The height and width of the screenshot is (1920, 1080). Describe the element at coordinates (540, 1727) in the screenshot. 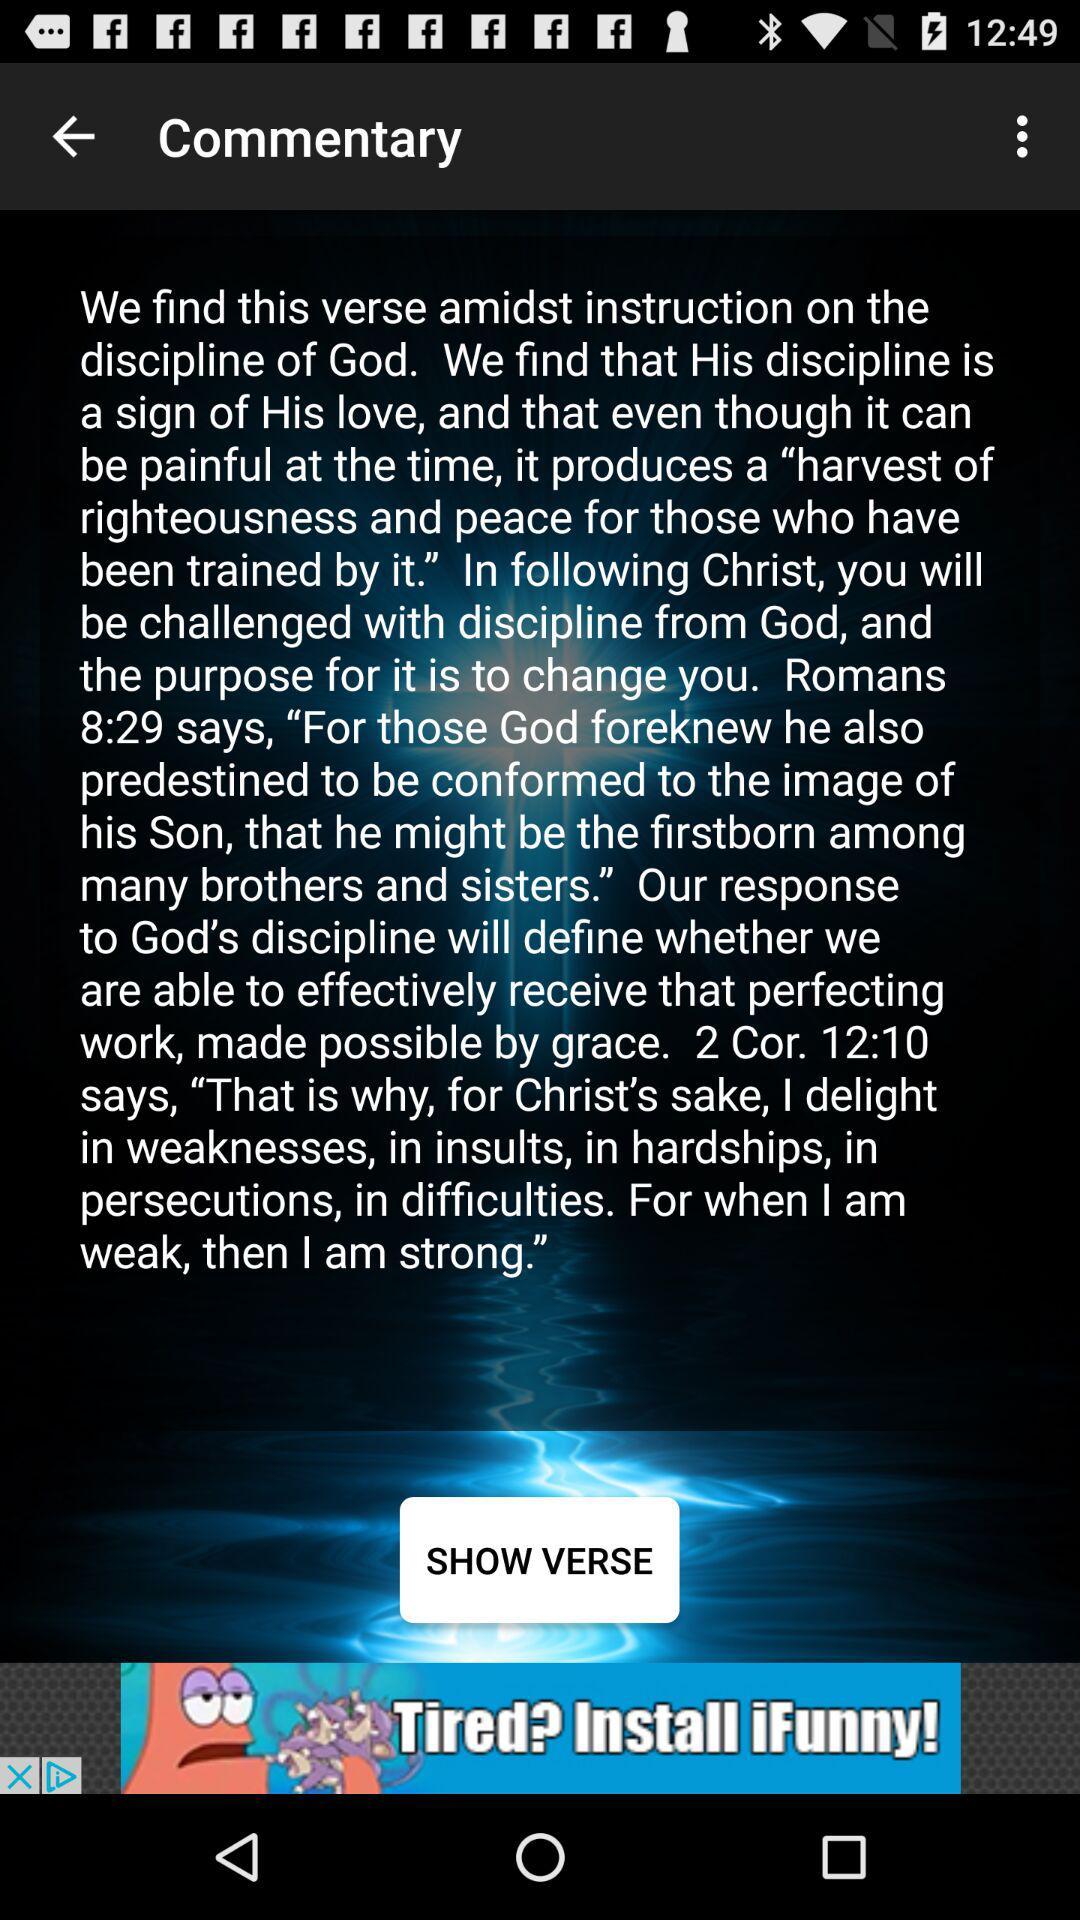

I see `view funny advertisements options` at that location.